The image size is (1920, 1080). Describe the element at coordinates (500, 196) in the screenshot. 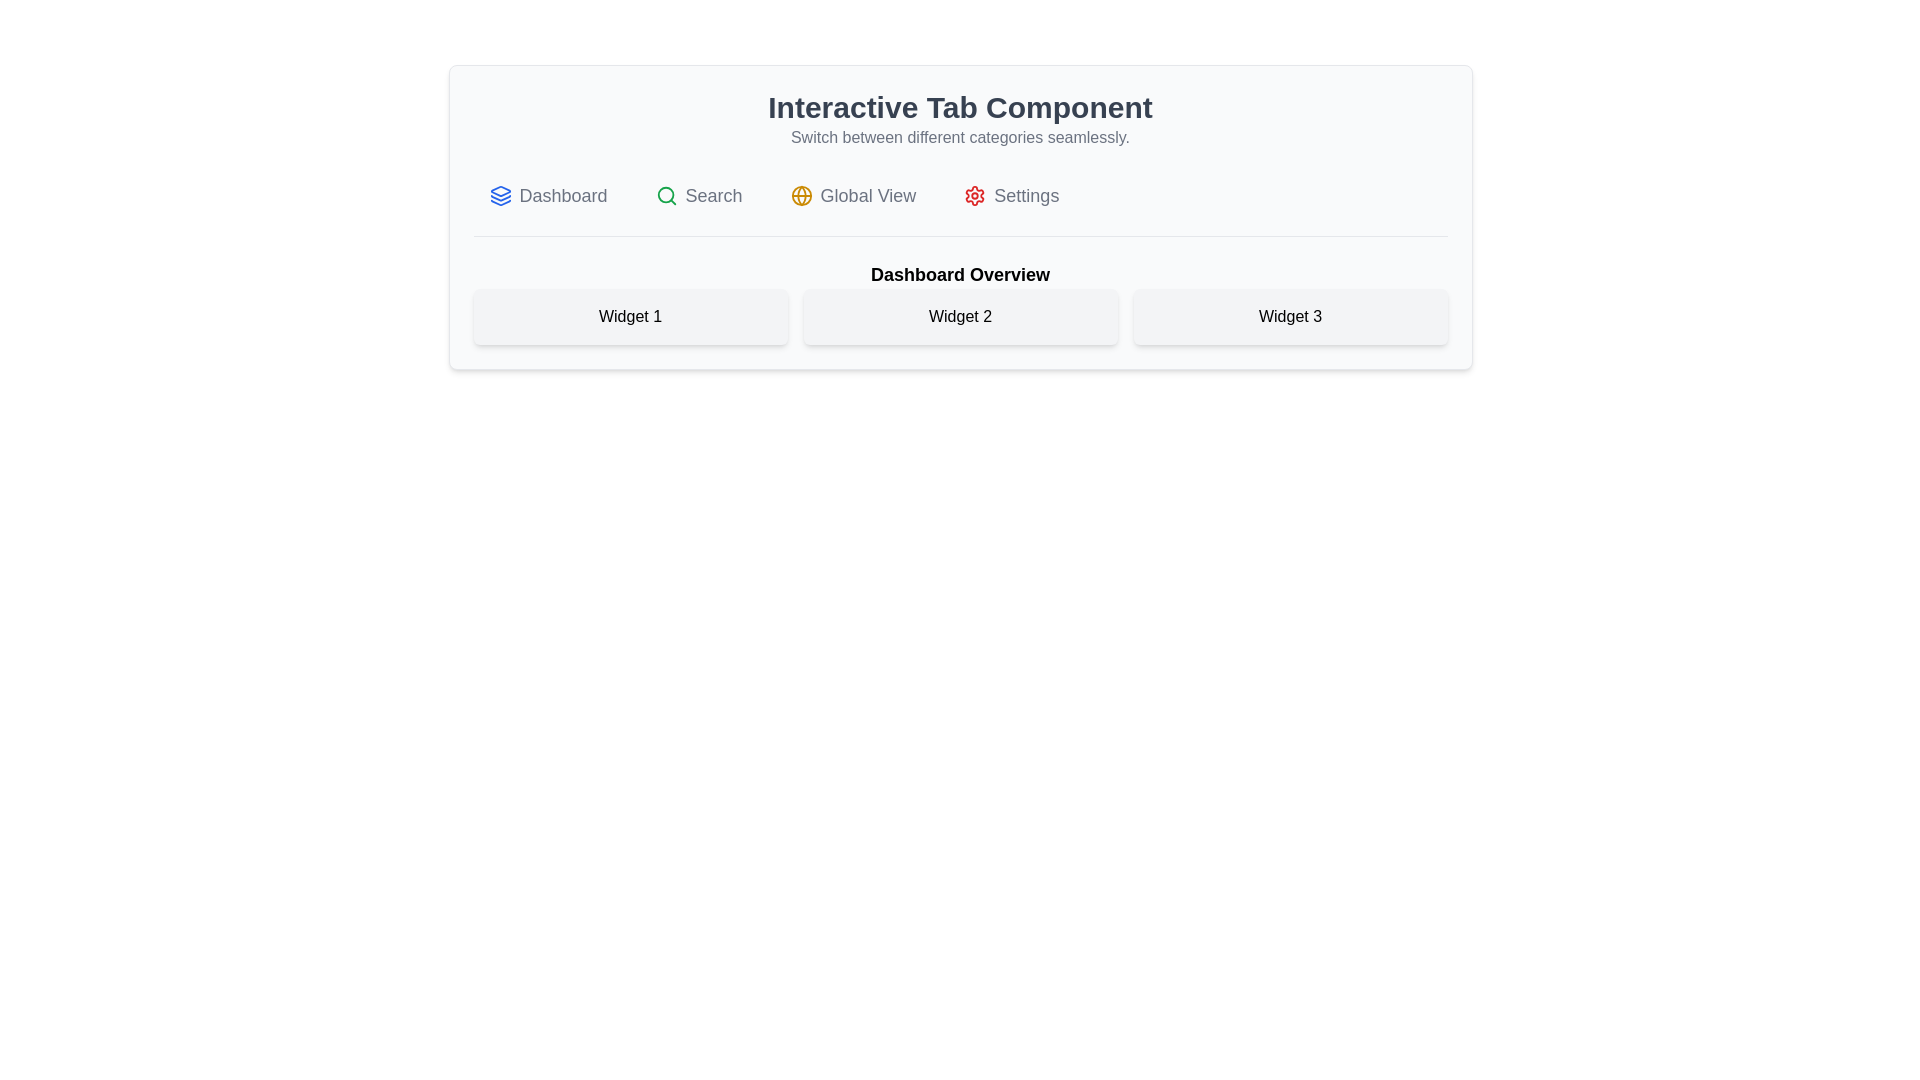

I see `the blue icon composed of three stacked shapes in the 'Dashboard' tab of the navigation bar` at that location.